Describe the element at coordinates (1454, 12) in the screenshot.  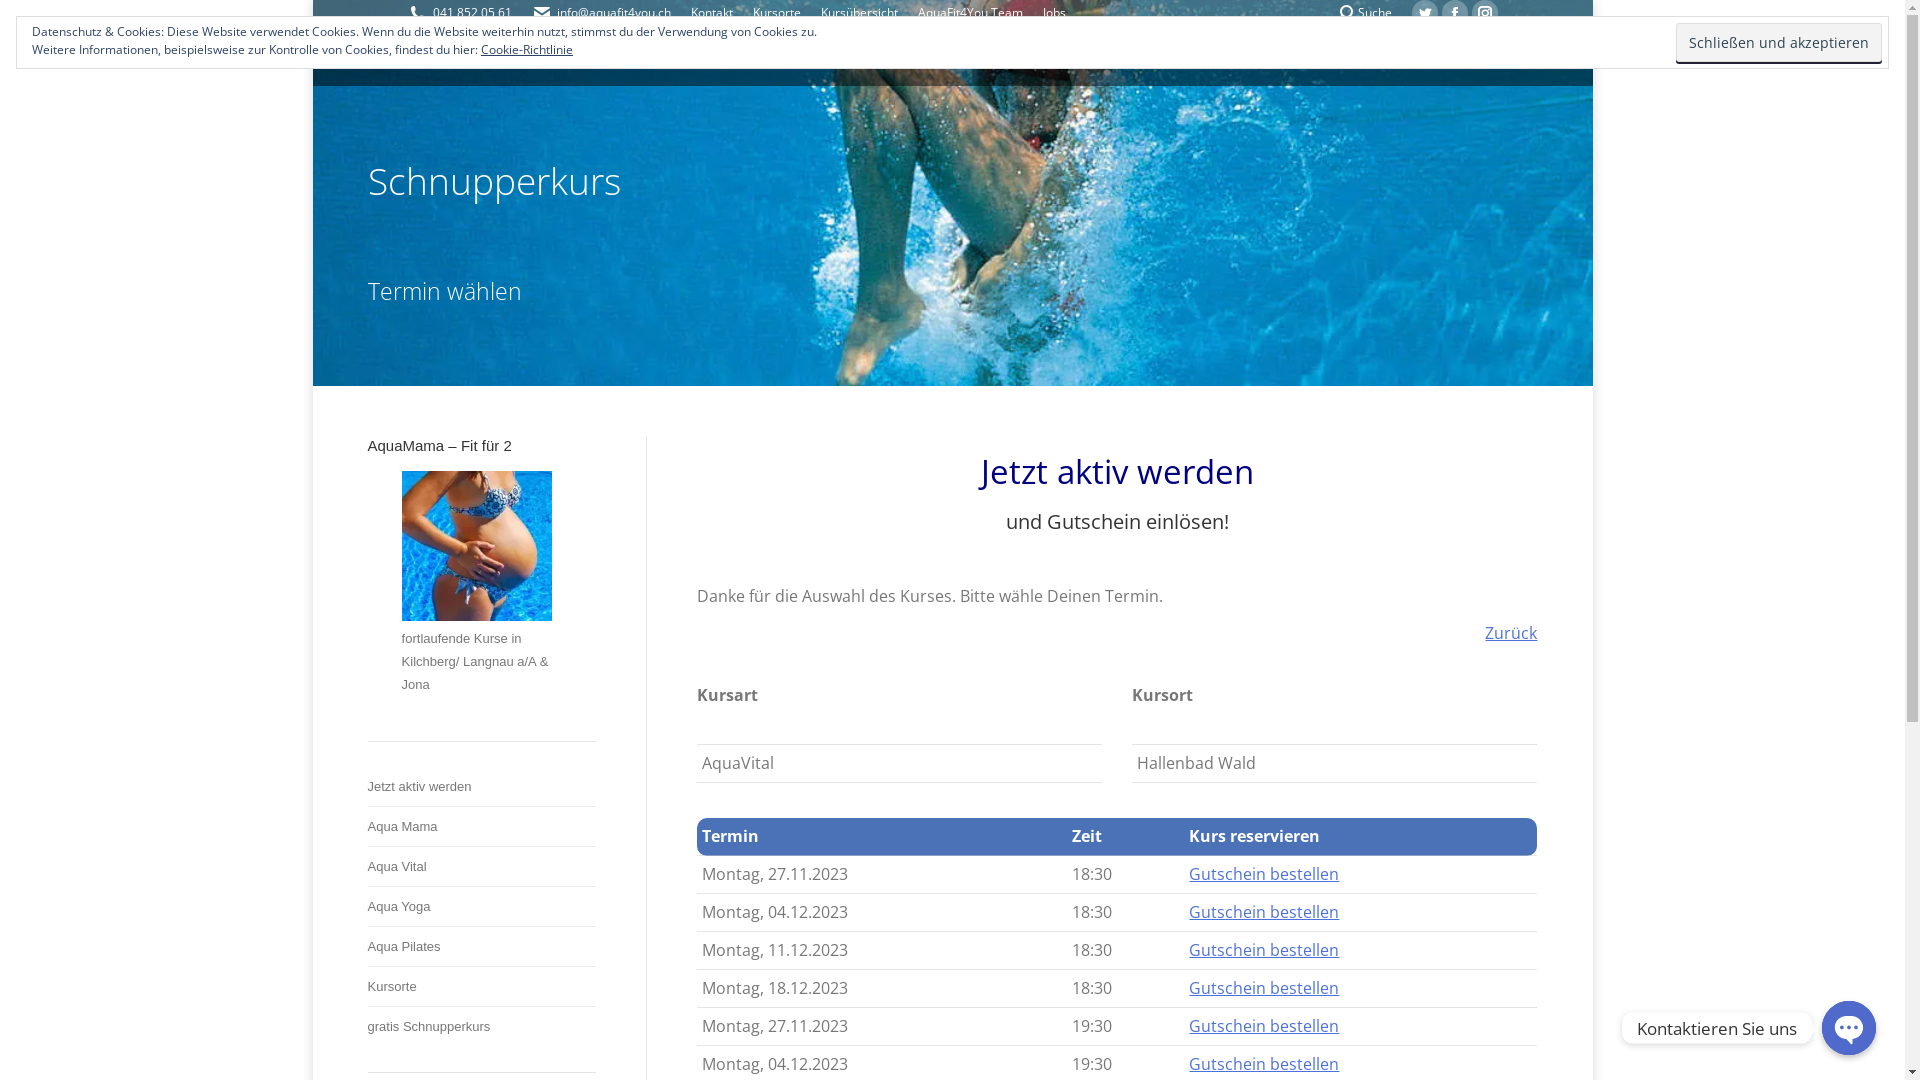
I see `'Facebook page opens in new window'` at that location.